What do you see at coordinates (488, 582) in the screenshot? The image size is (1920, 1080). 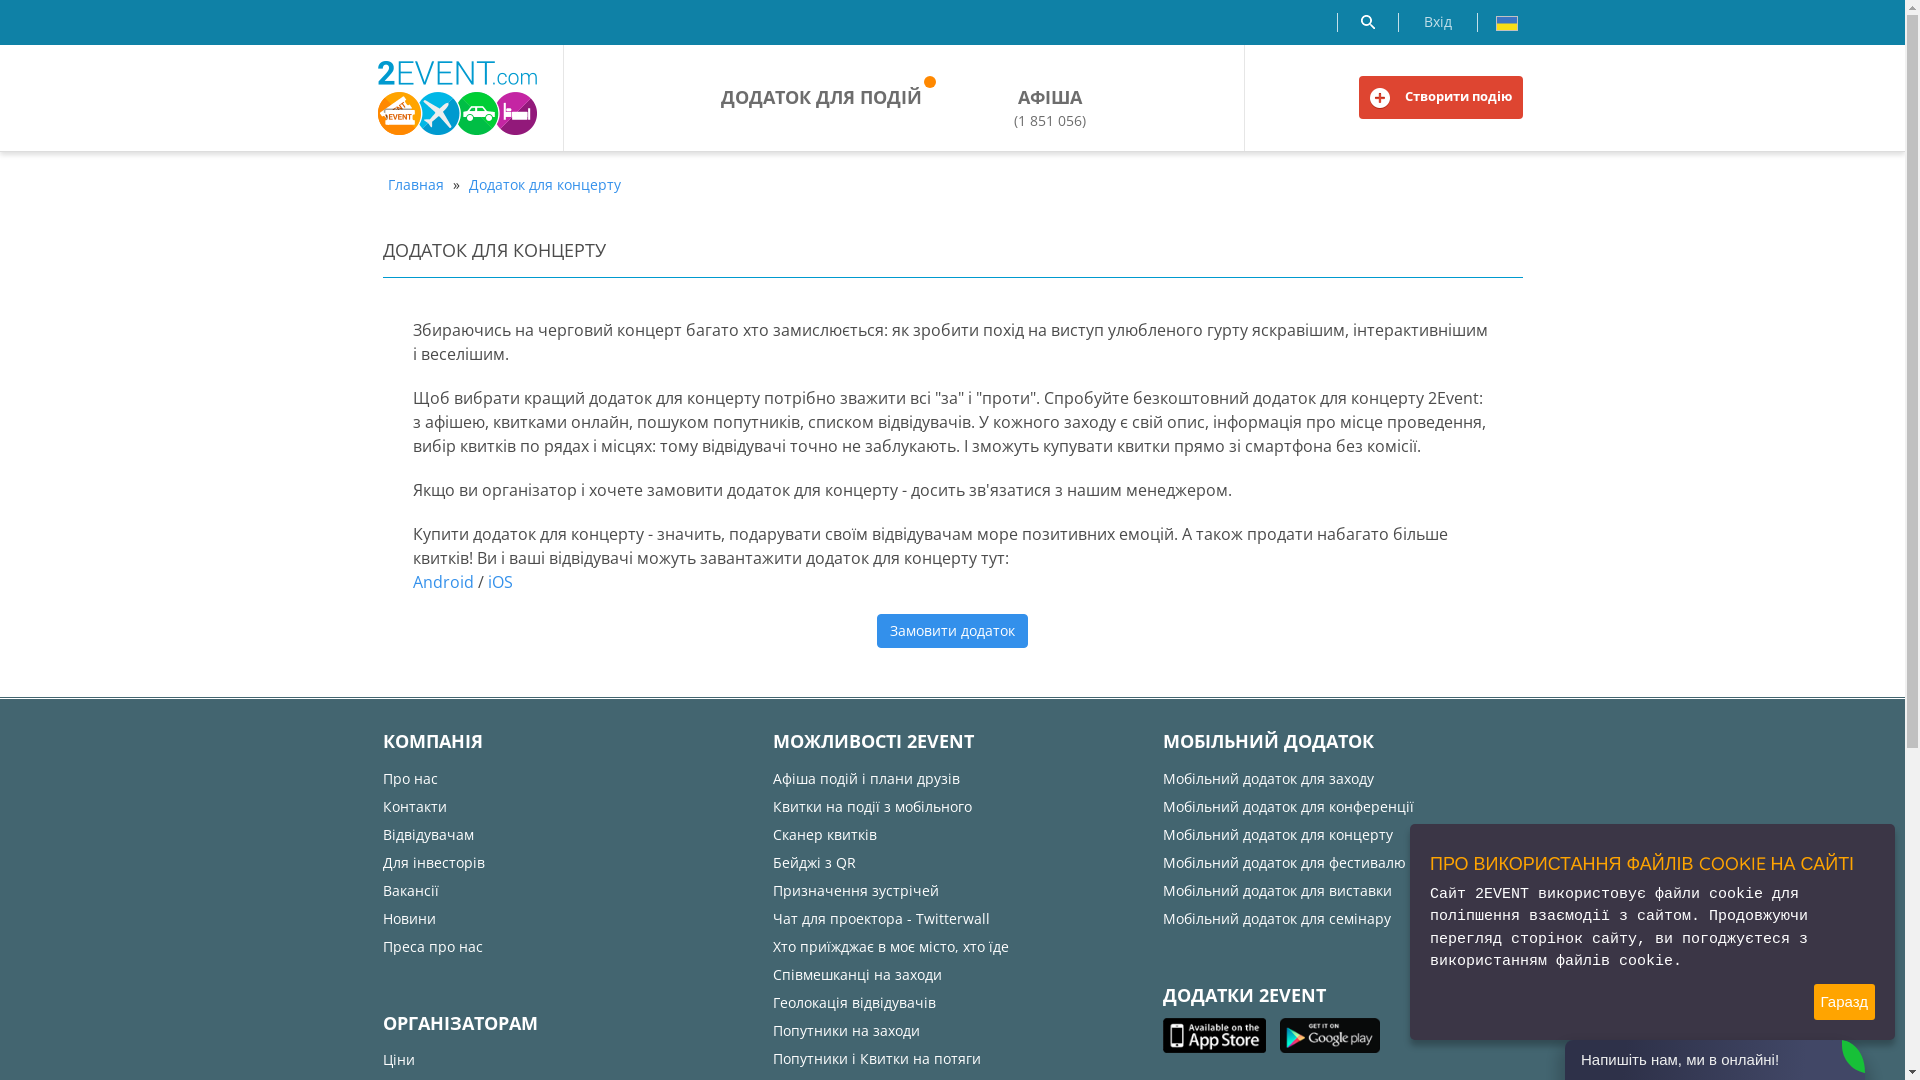 I see `'iOS'` at bounding box center [488, 582].